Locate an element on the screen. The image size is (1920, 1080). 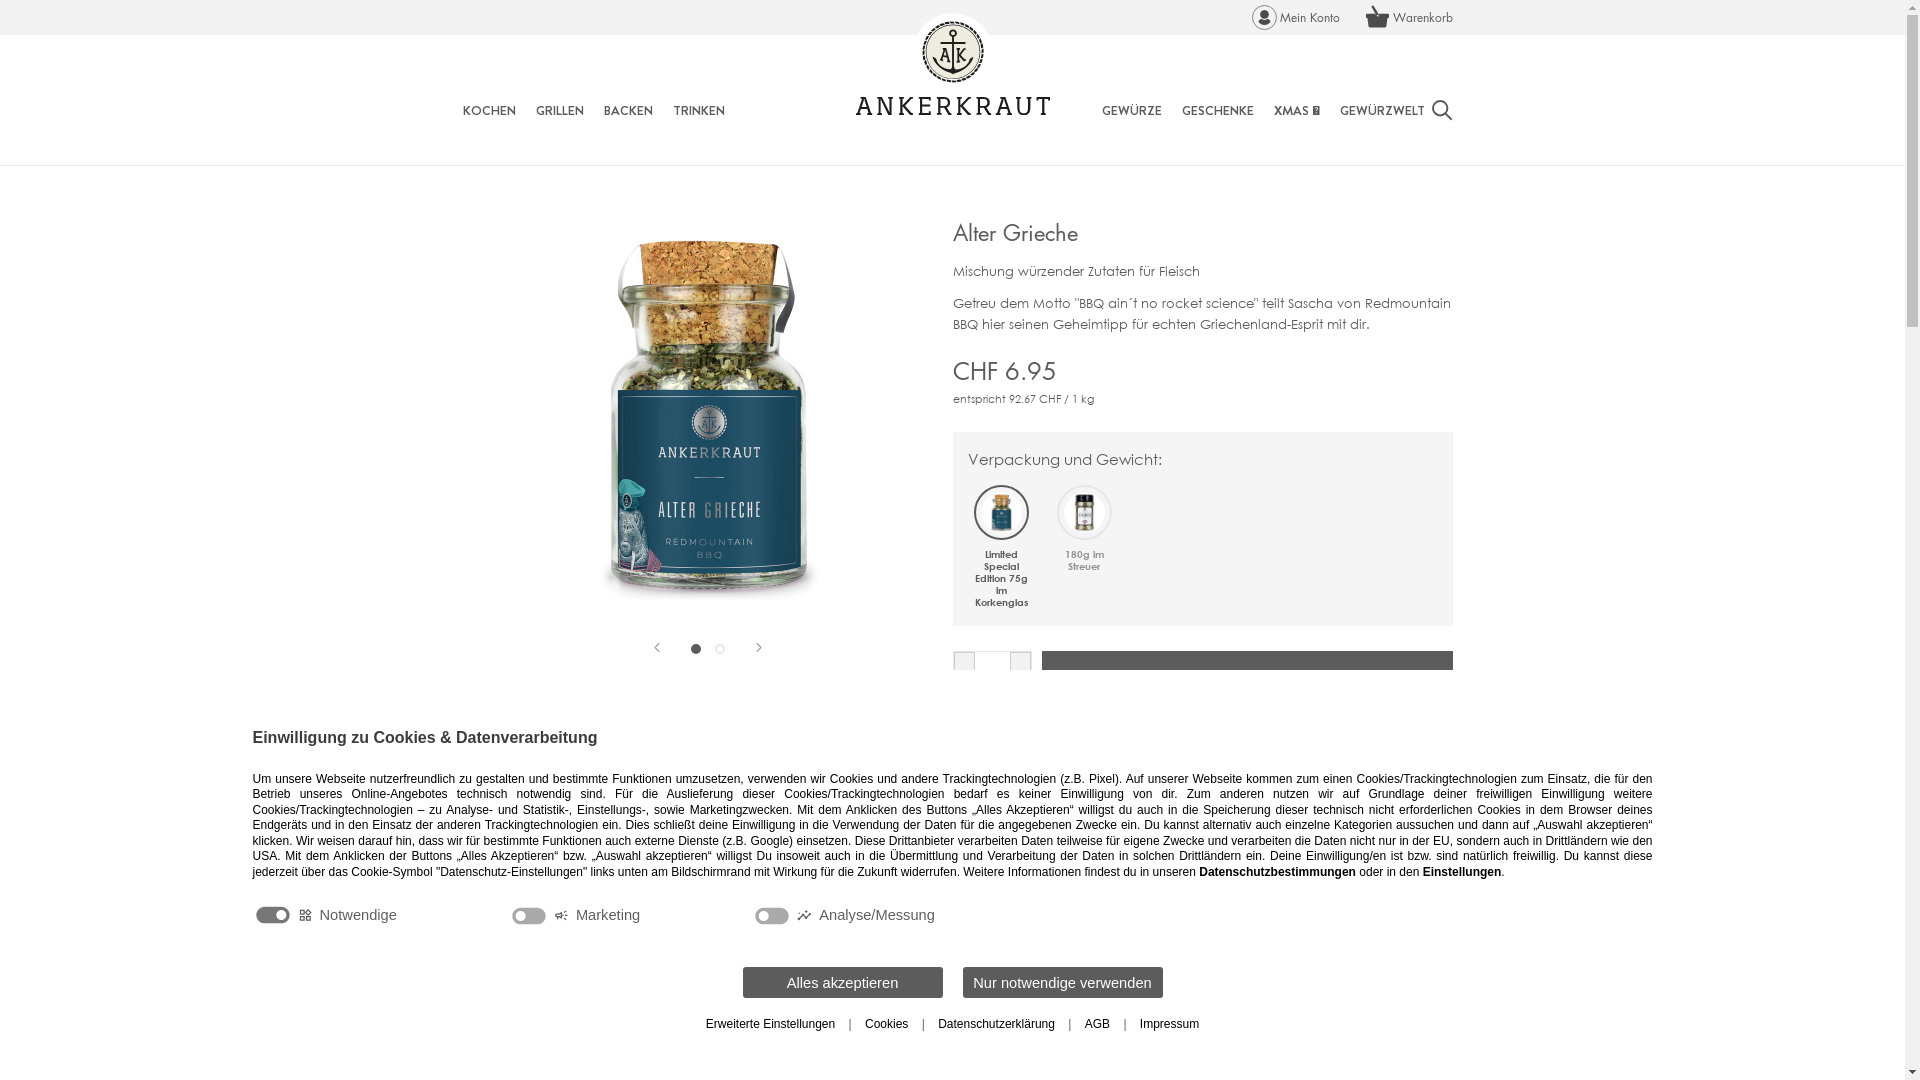
'Datenschutzbestimmungen' is located at coordinates (1199, 870).